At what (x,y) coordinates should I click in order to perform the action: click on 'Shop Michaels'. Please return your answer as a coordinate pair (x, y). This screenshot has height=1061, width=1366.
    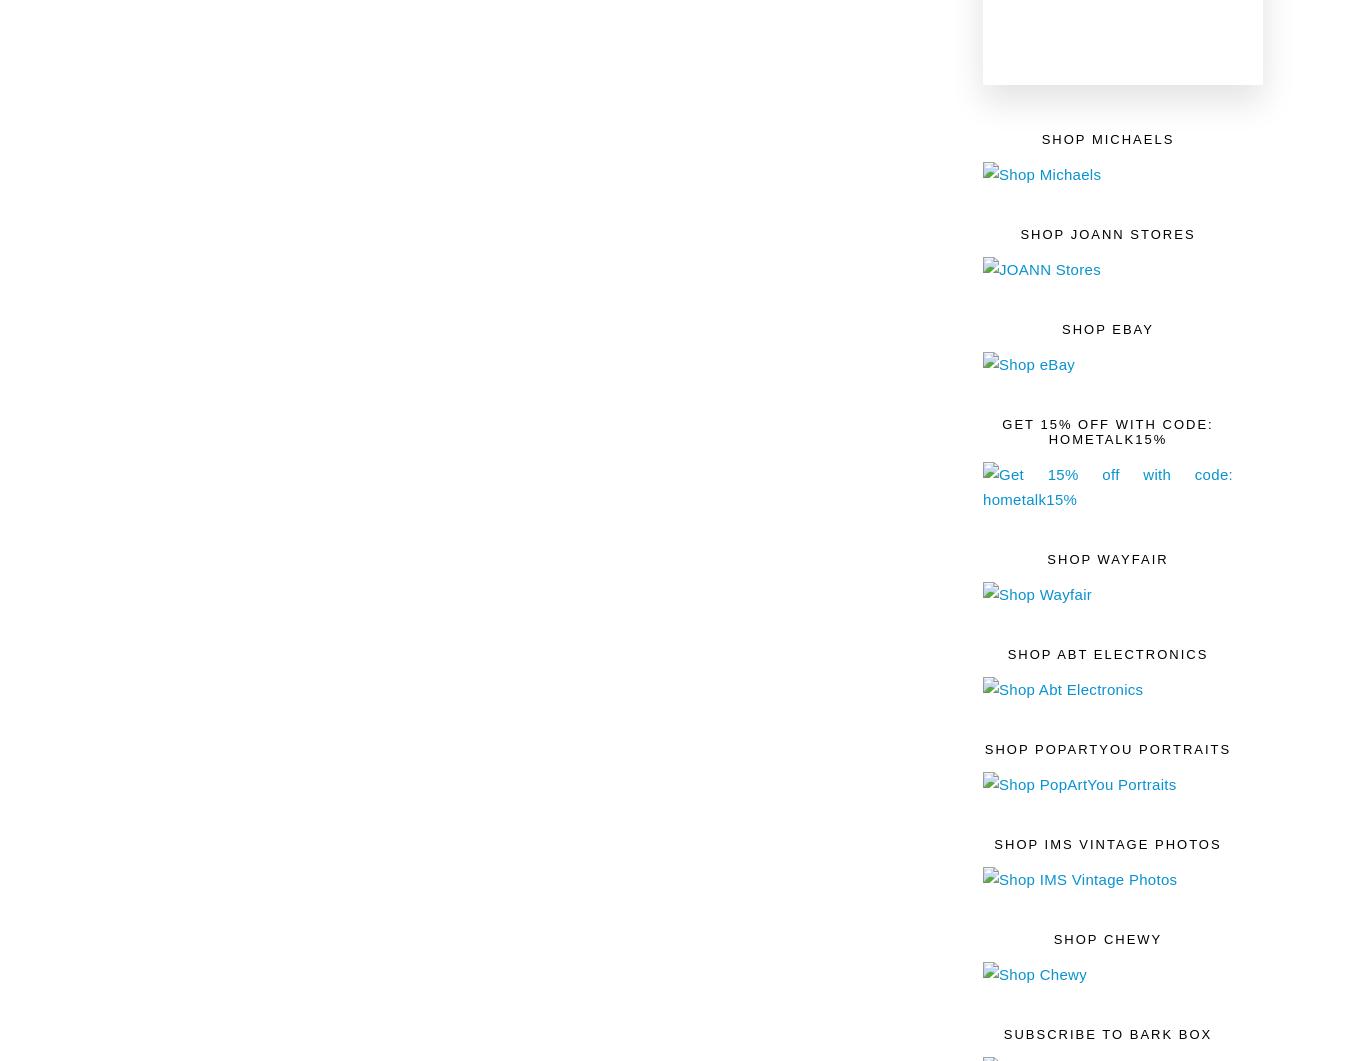
    Looking at the image, I should click on (1106, 138).